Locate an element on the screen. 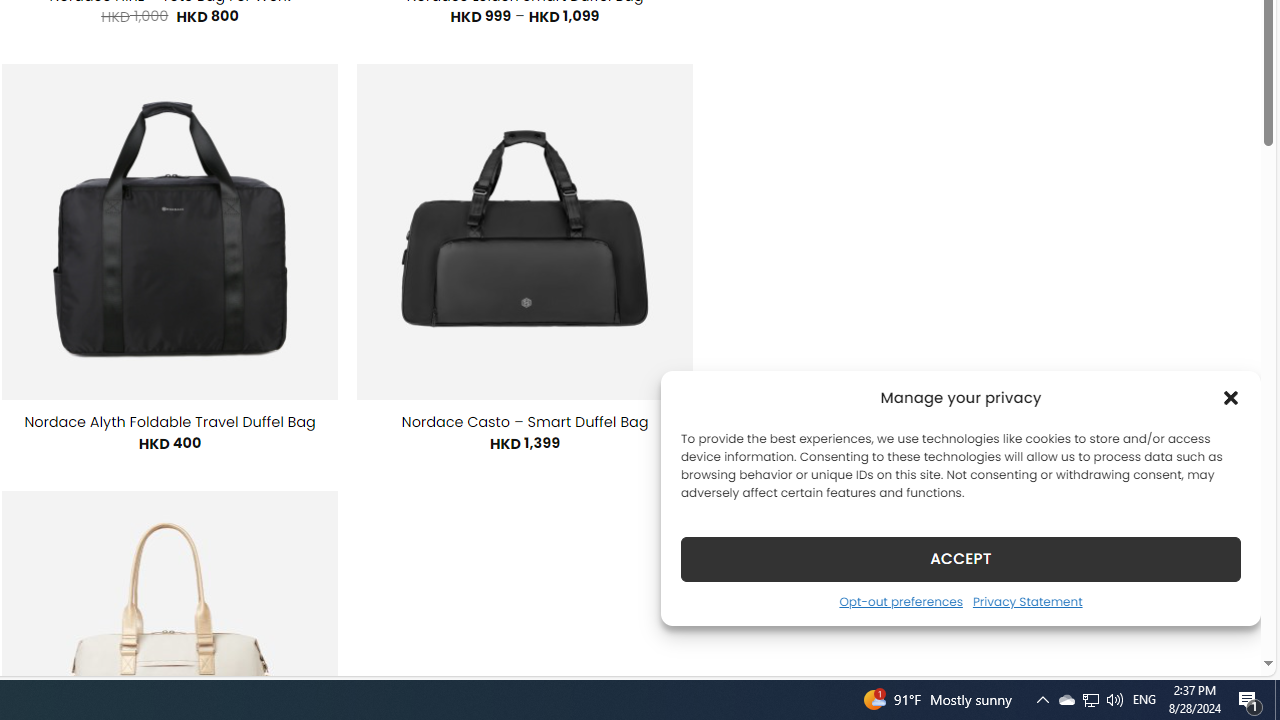 Image resolution: width=1280 pixels, height=720 pixels. 'ACCEPT' is located at coordinates (961, 558).